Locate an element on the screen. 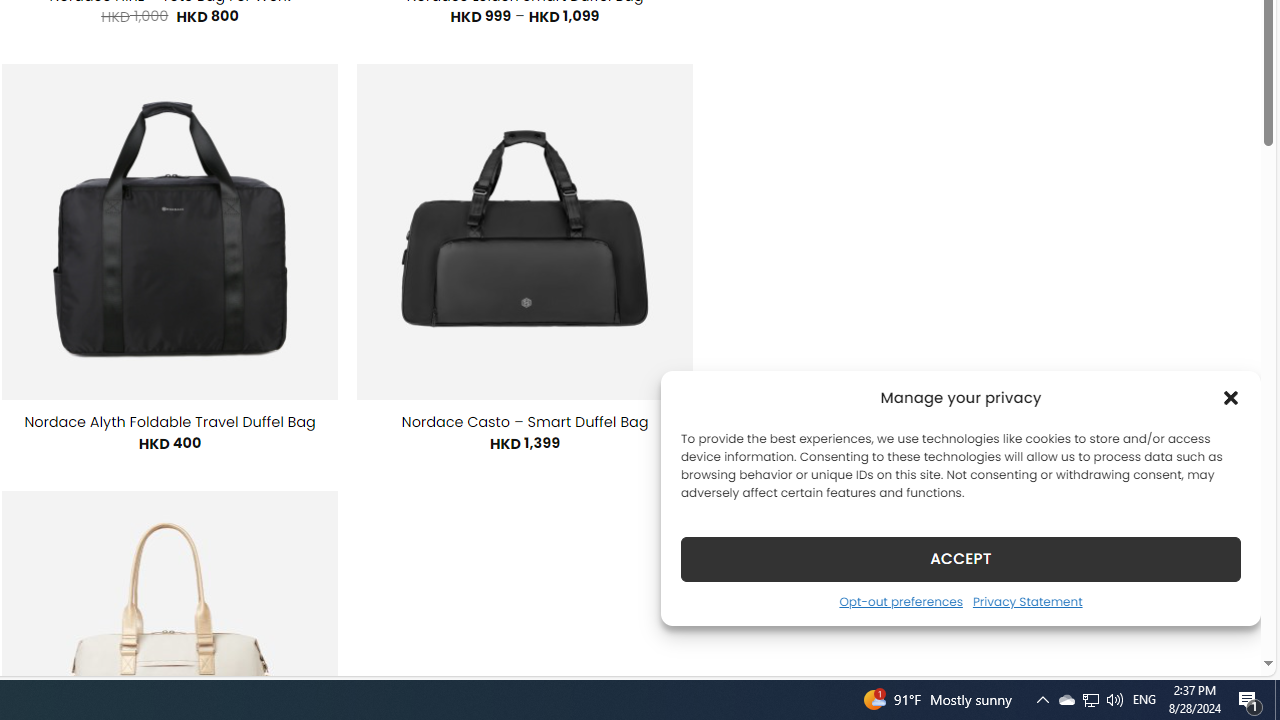 Image resolution: width=1280 pixels, height=720 pixels. 'ACCEPT' is located at coordinates (961, 558).